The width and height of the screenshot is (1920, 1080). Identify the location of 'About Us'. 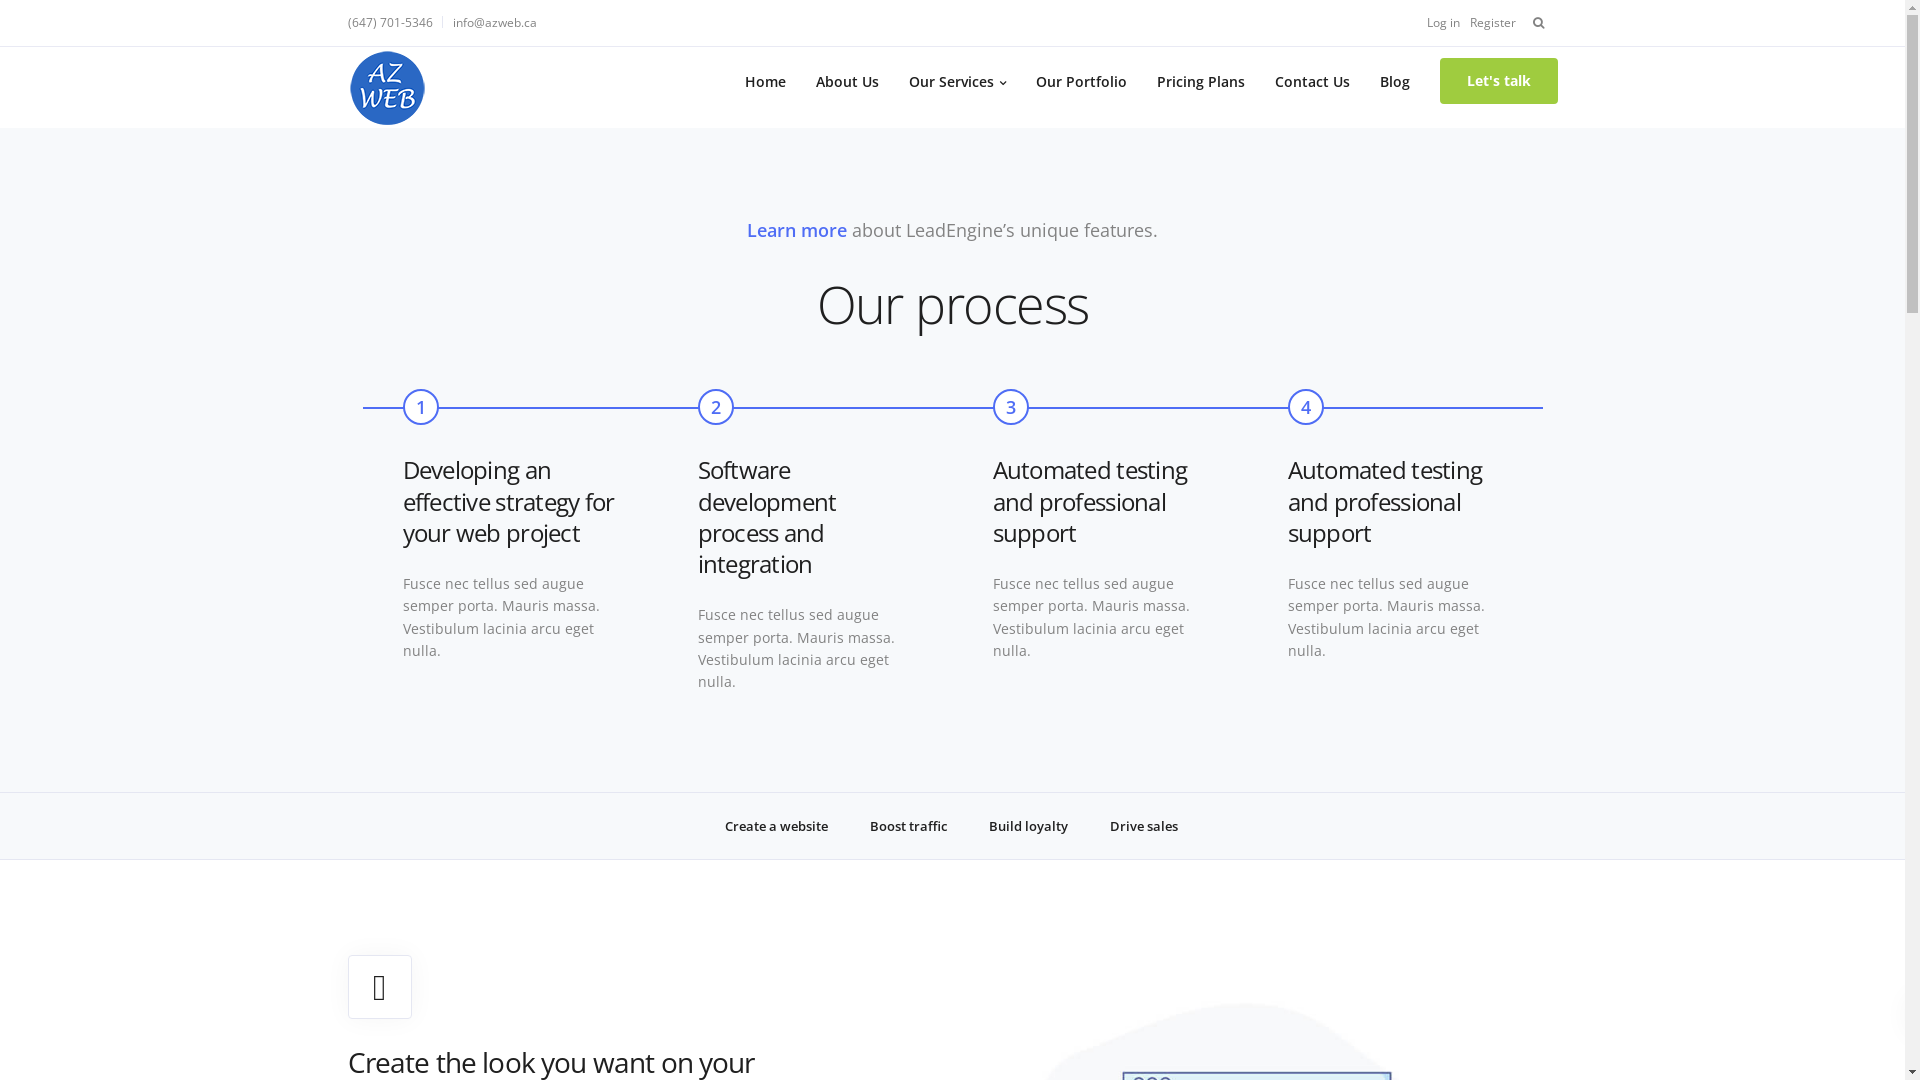
(800, 80).